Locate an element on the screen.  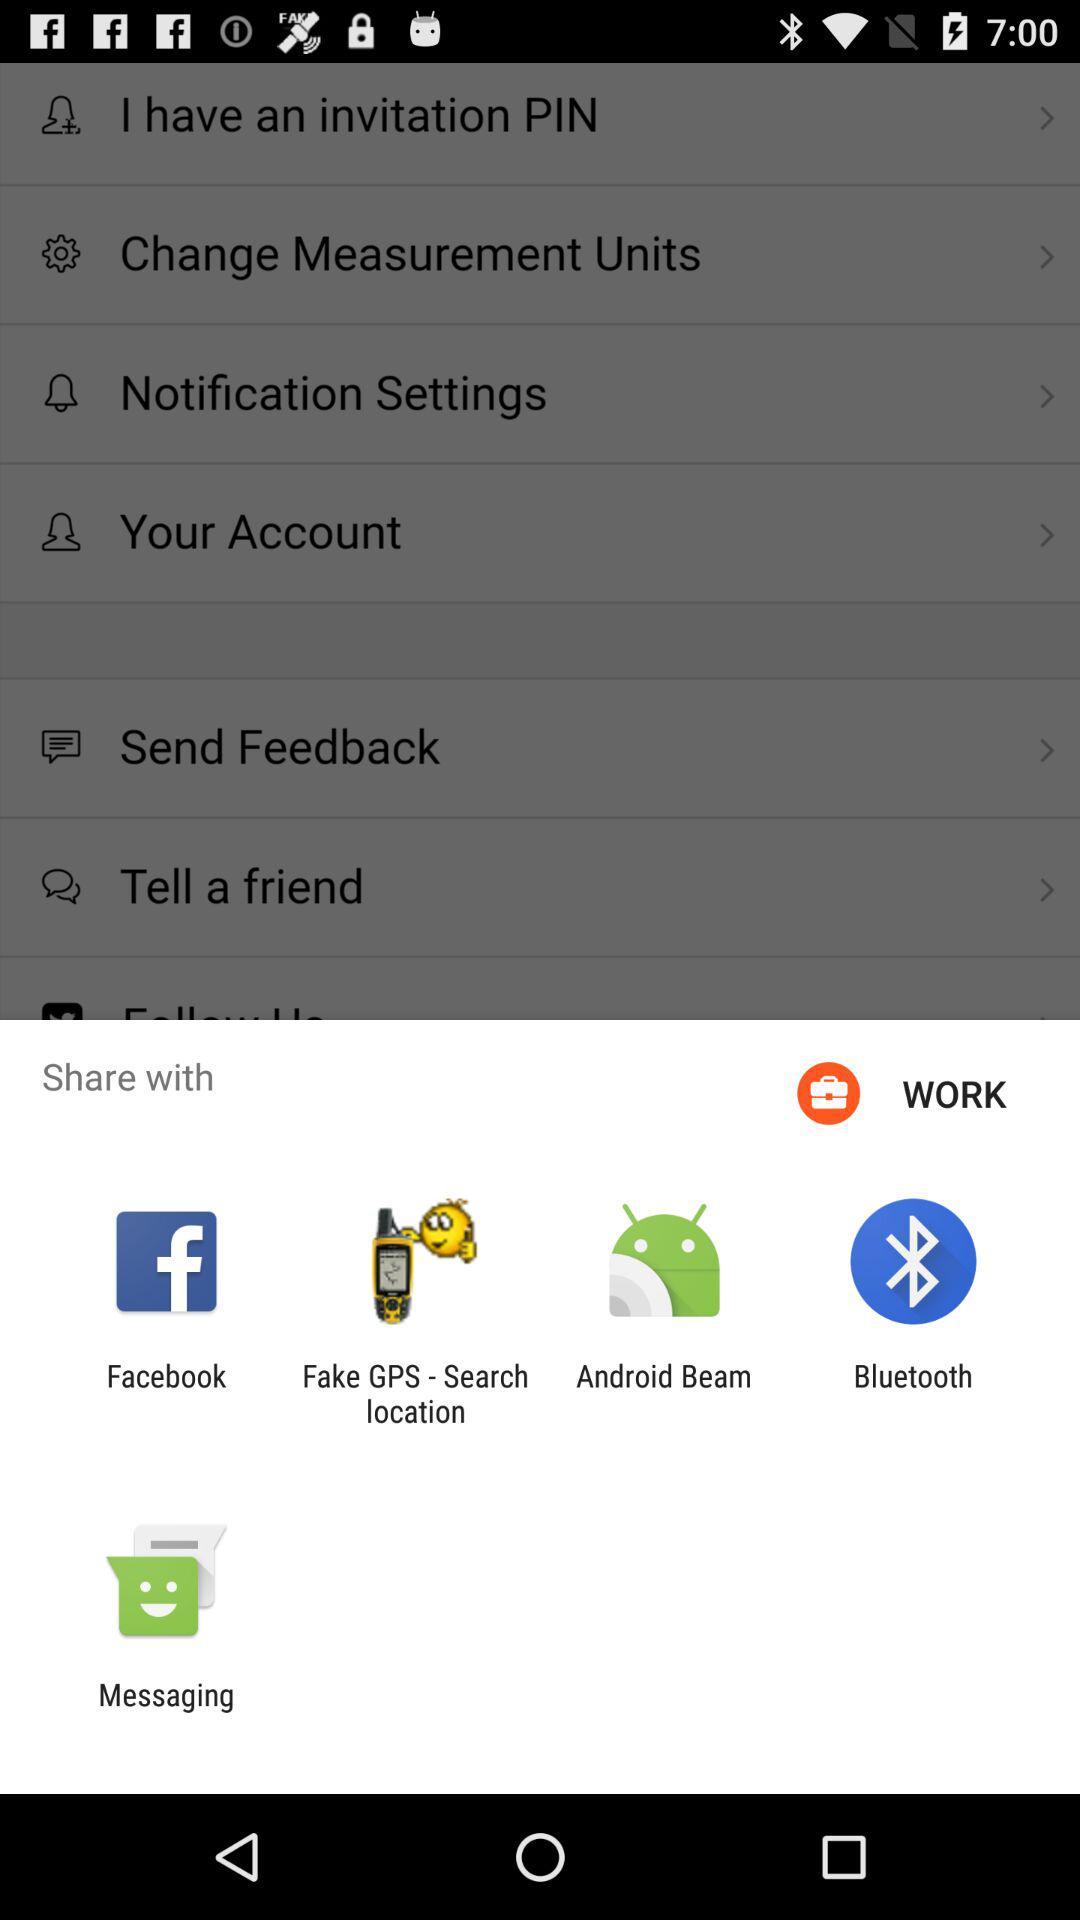
the android beam item is located at coordinates (664, 1392).